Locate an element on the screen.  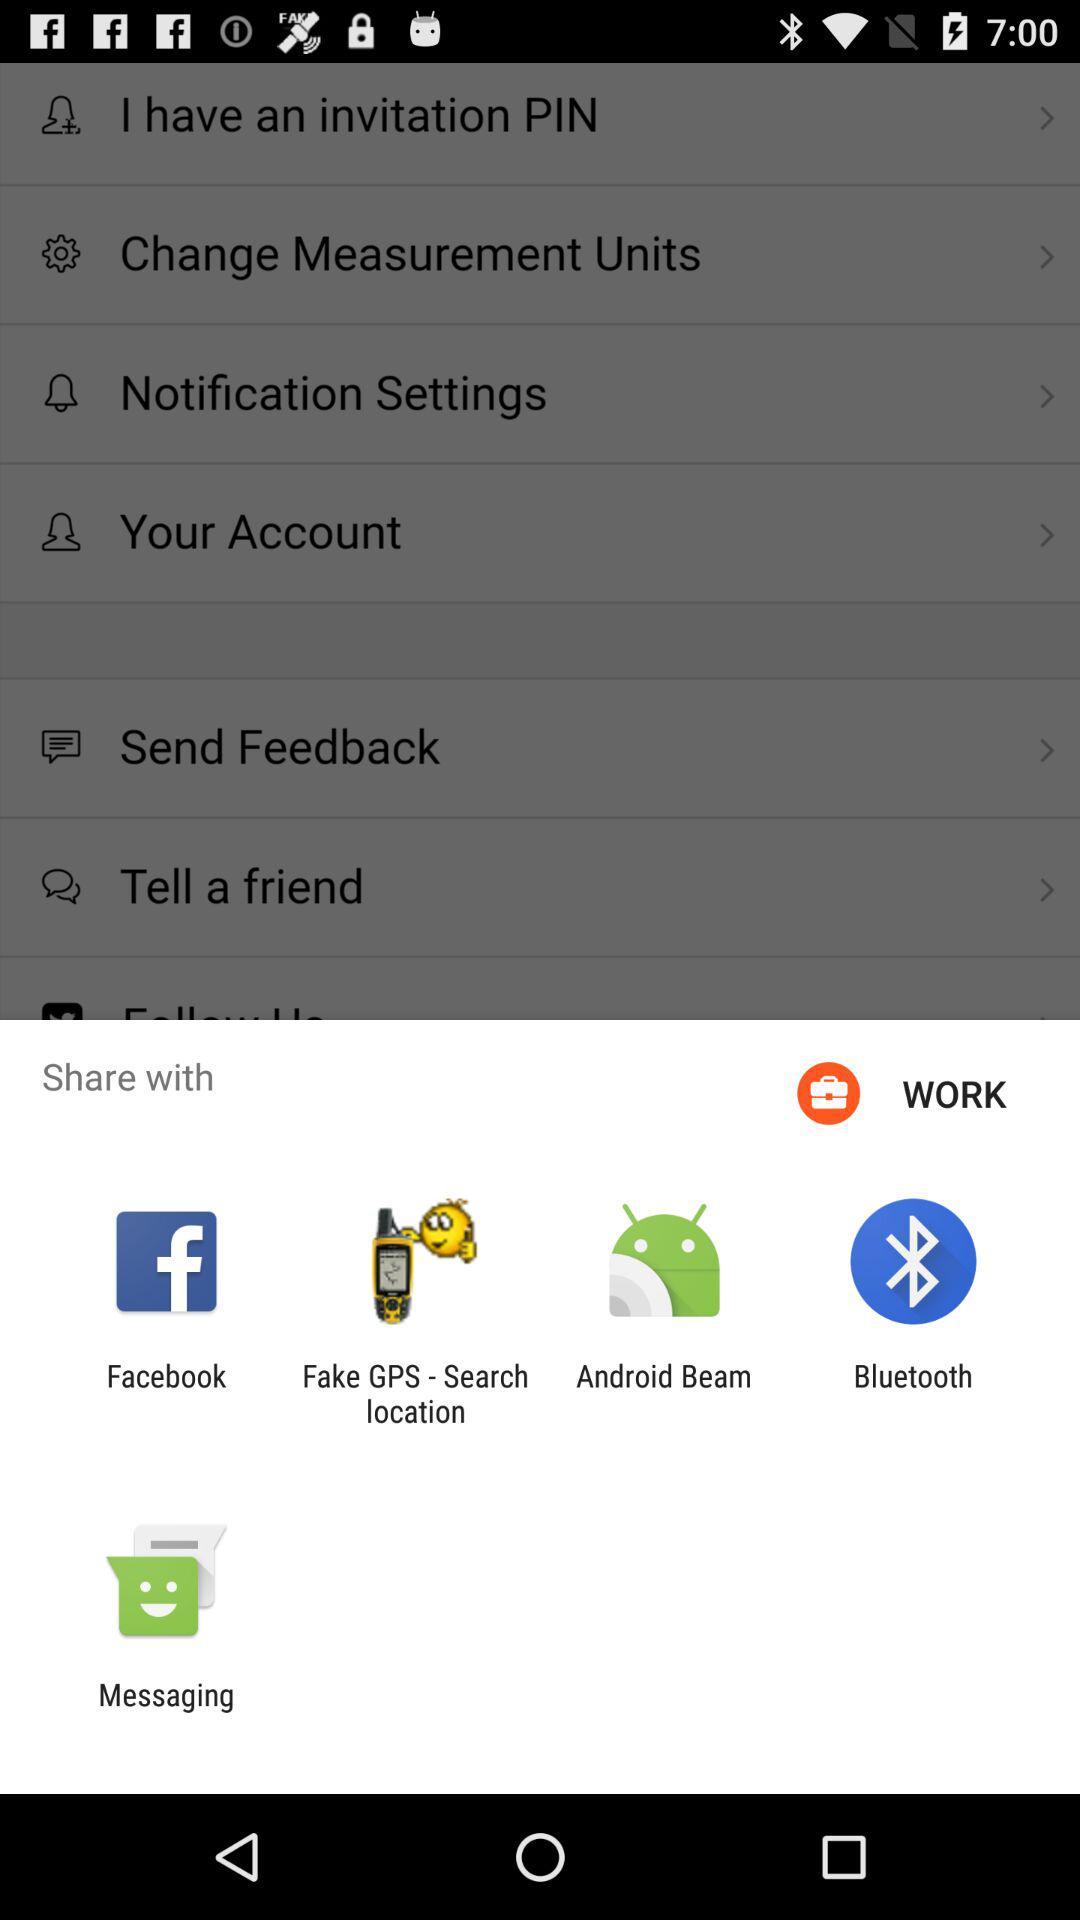
the android beam item is located at coordinates (664, 1392).